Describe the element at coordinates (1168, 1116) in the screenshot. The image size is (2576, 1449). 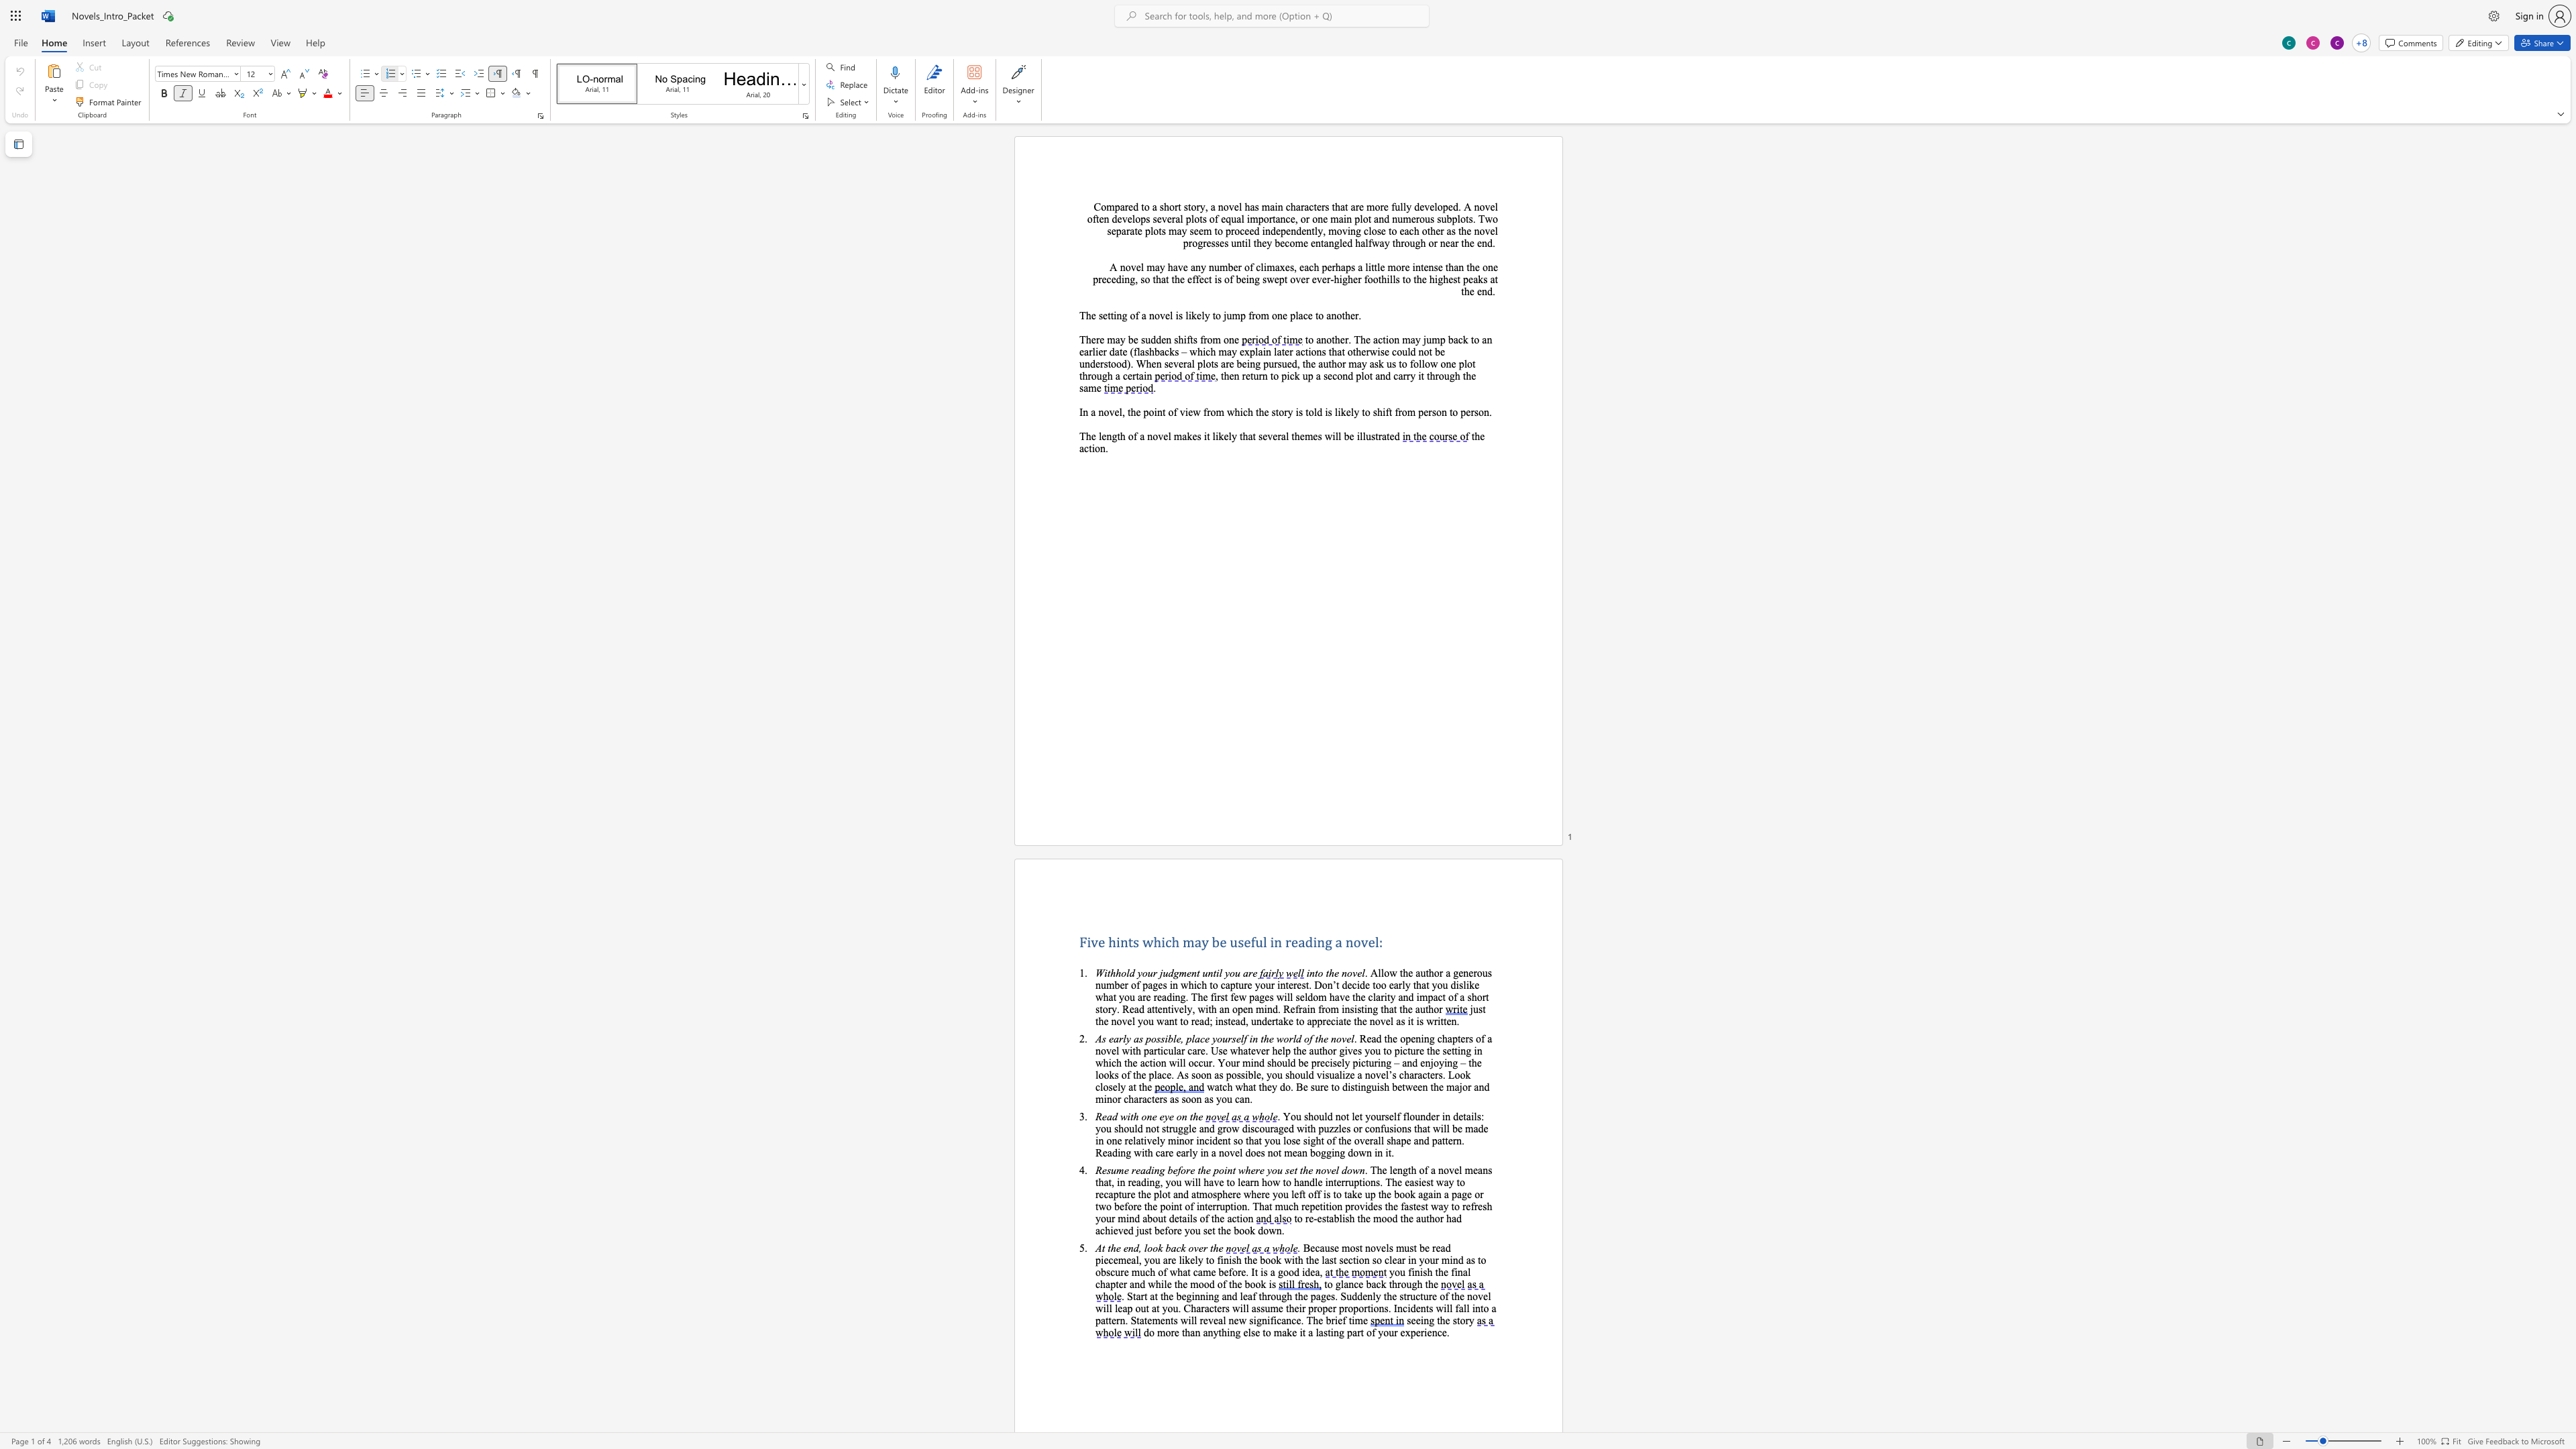
I see `the space between the continuous character "y" and "e" in the text` at that location.